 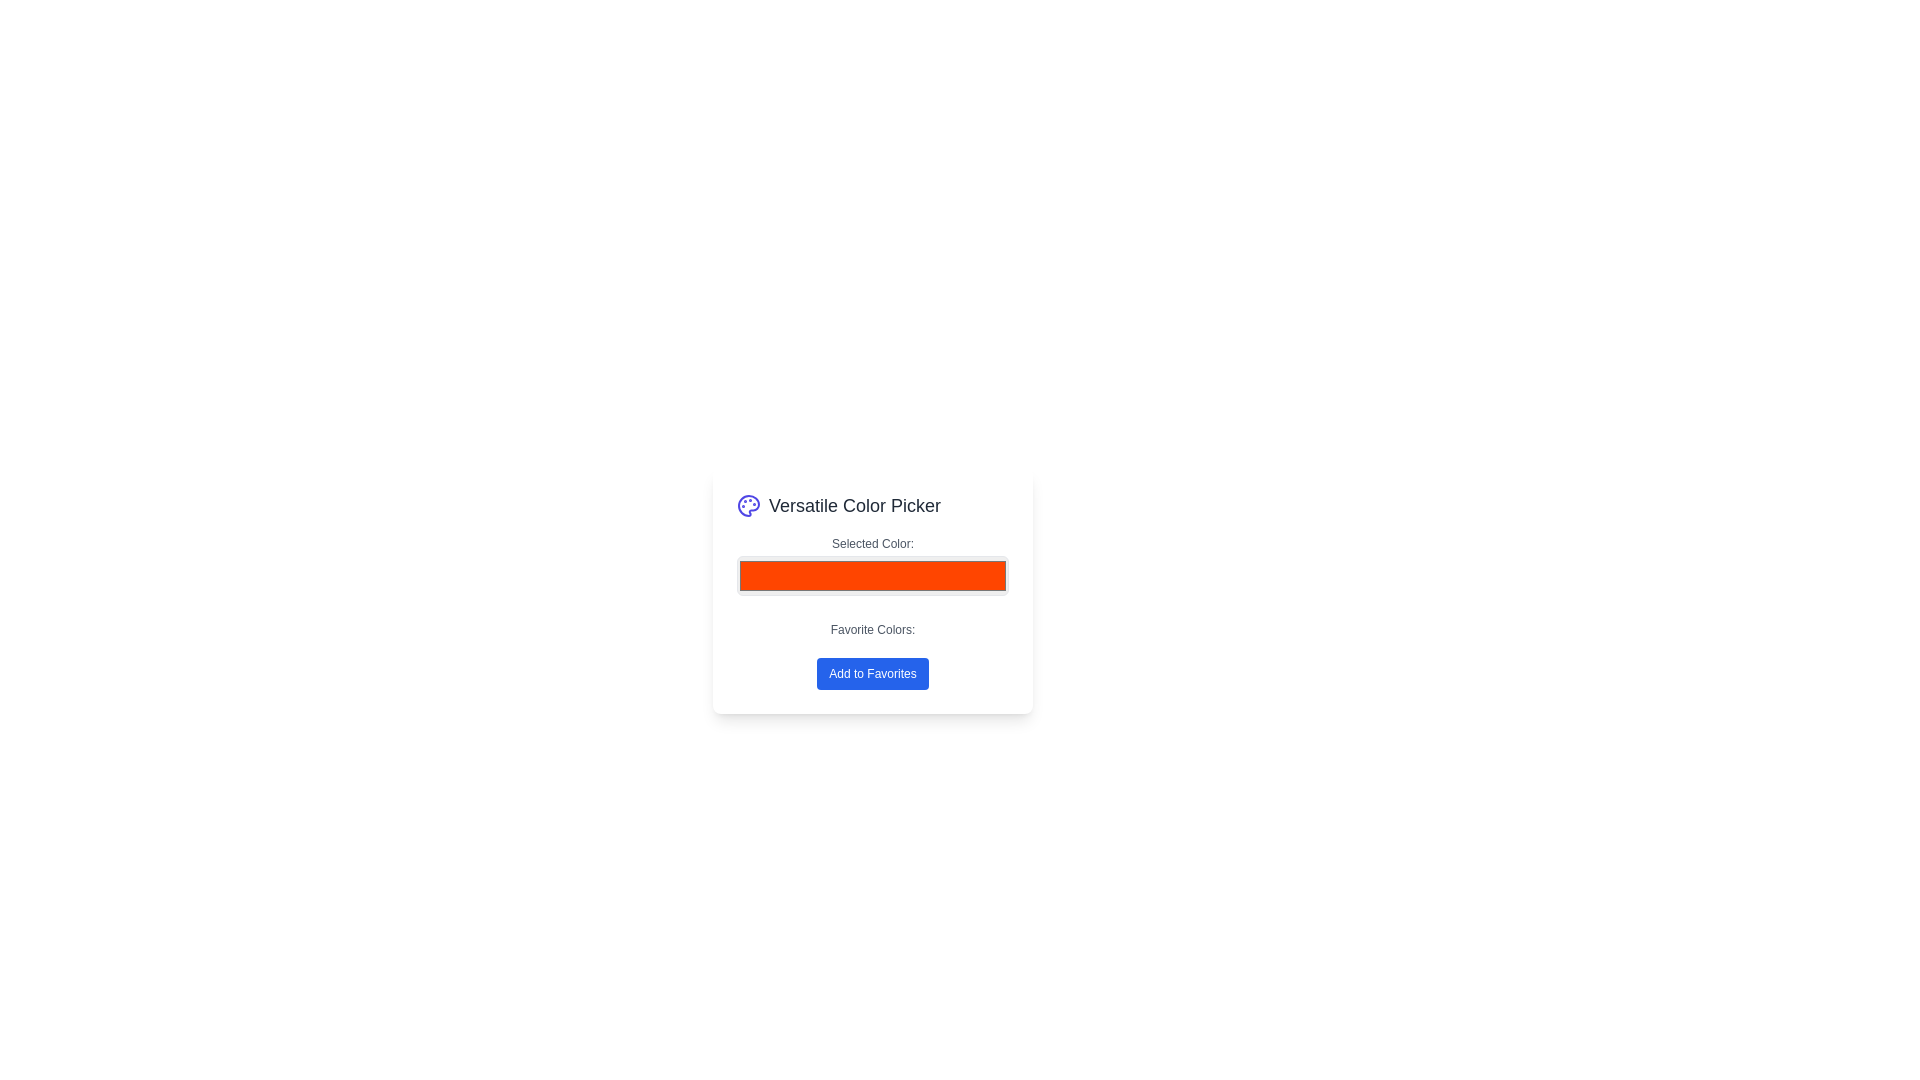 What do you see at coordinates (747, 504) in the screenshot?
I see `the color selection icon labeled 'Versatile Color Picker', which is positioned to the left of its text label` at bounding box center [747, 504].